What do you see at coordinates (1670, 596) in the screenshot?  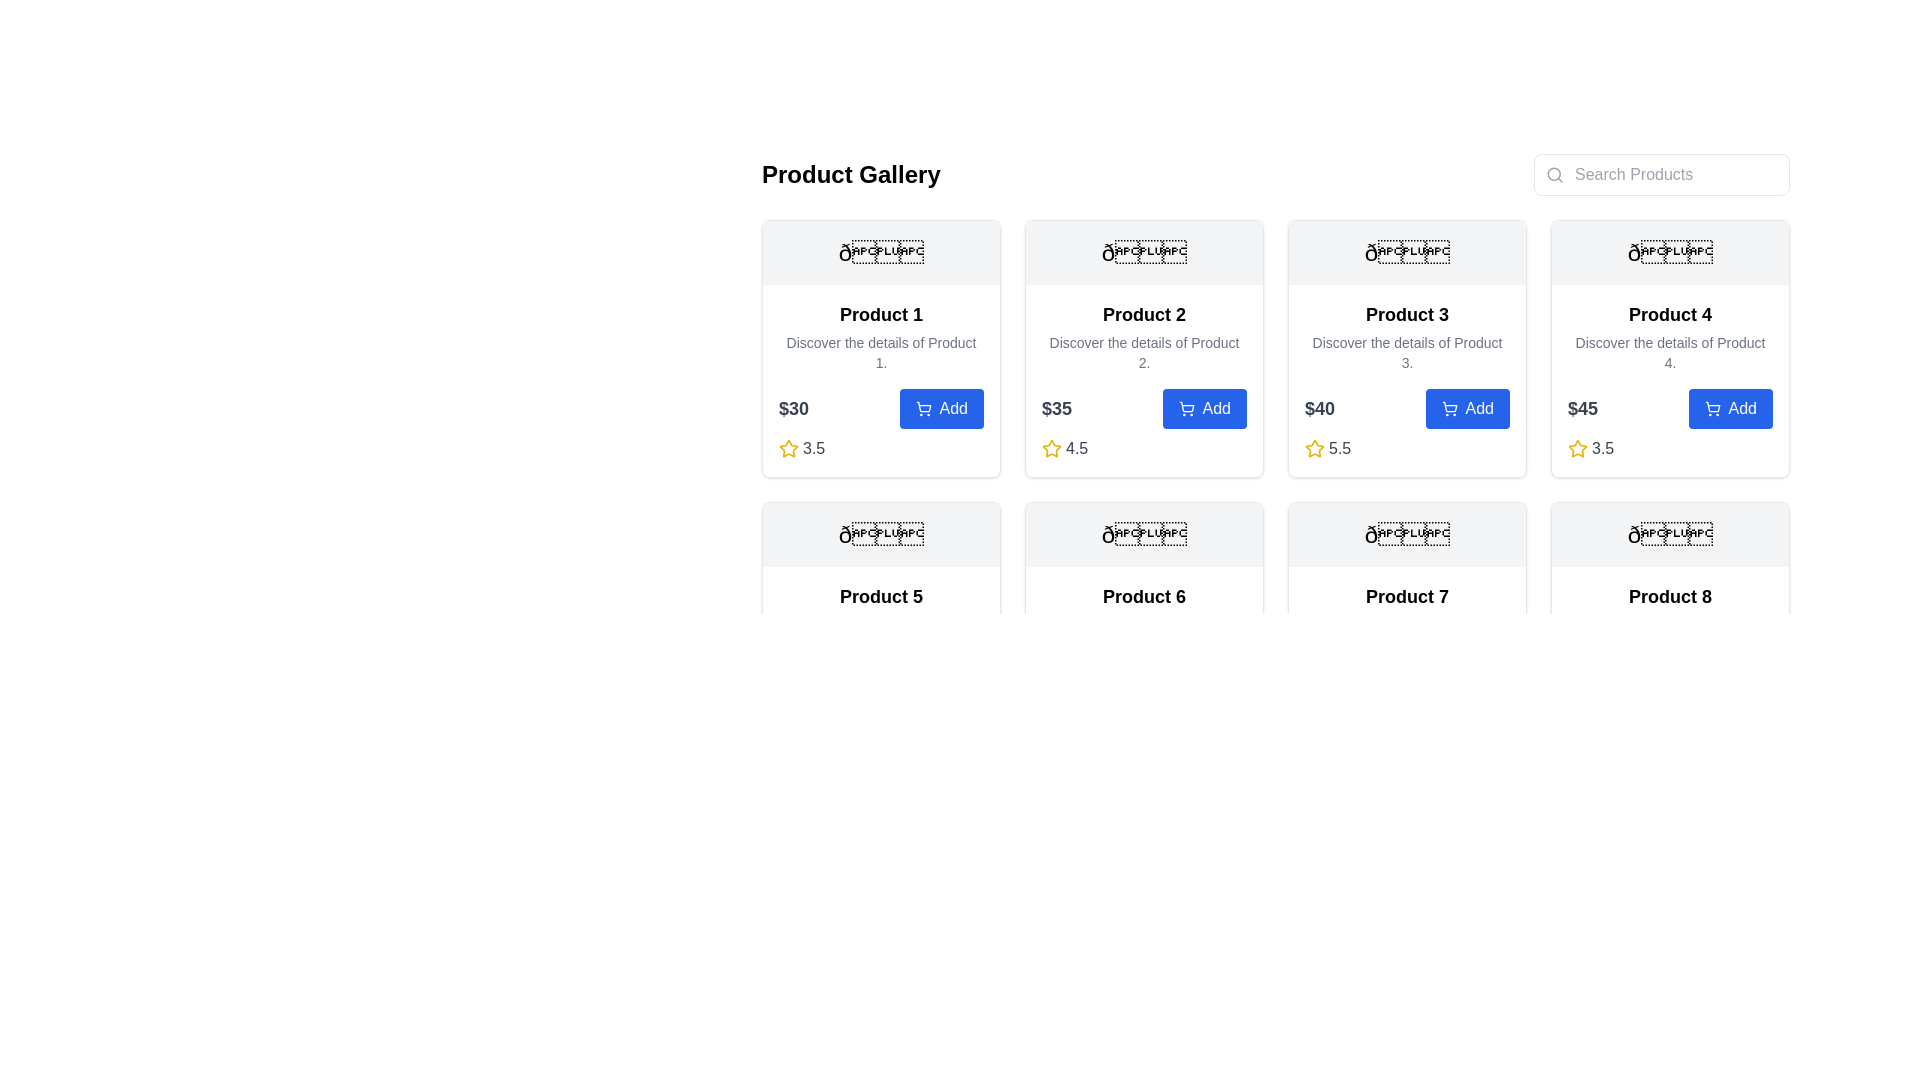 I see `the product name labeled 'Product 8', which is a bold text heading centrally aligned in the bottom-right panel of the product gallery` at bounding box center [1670, 596].